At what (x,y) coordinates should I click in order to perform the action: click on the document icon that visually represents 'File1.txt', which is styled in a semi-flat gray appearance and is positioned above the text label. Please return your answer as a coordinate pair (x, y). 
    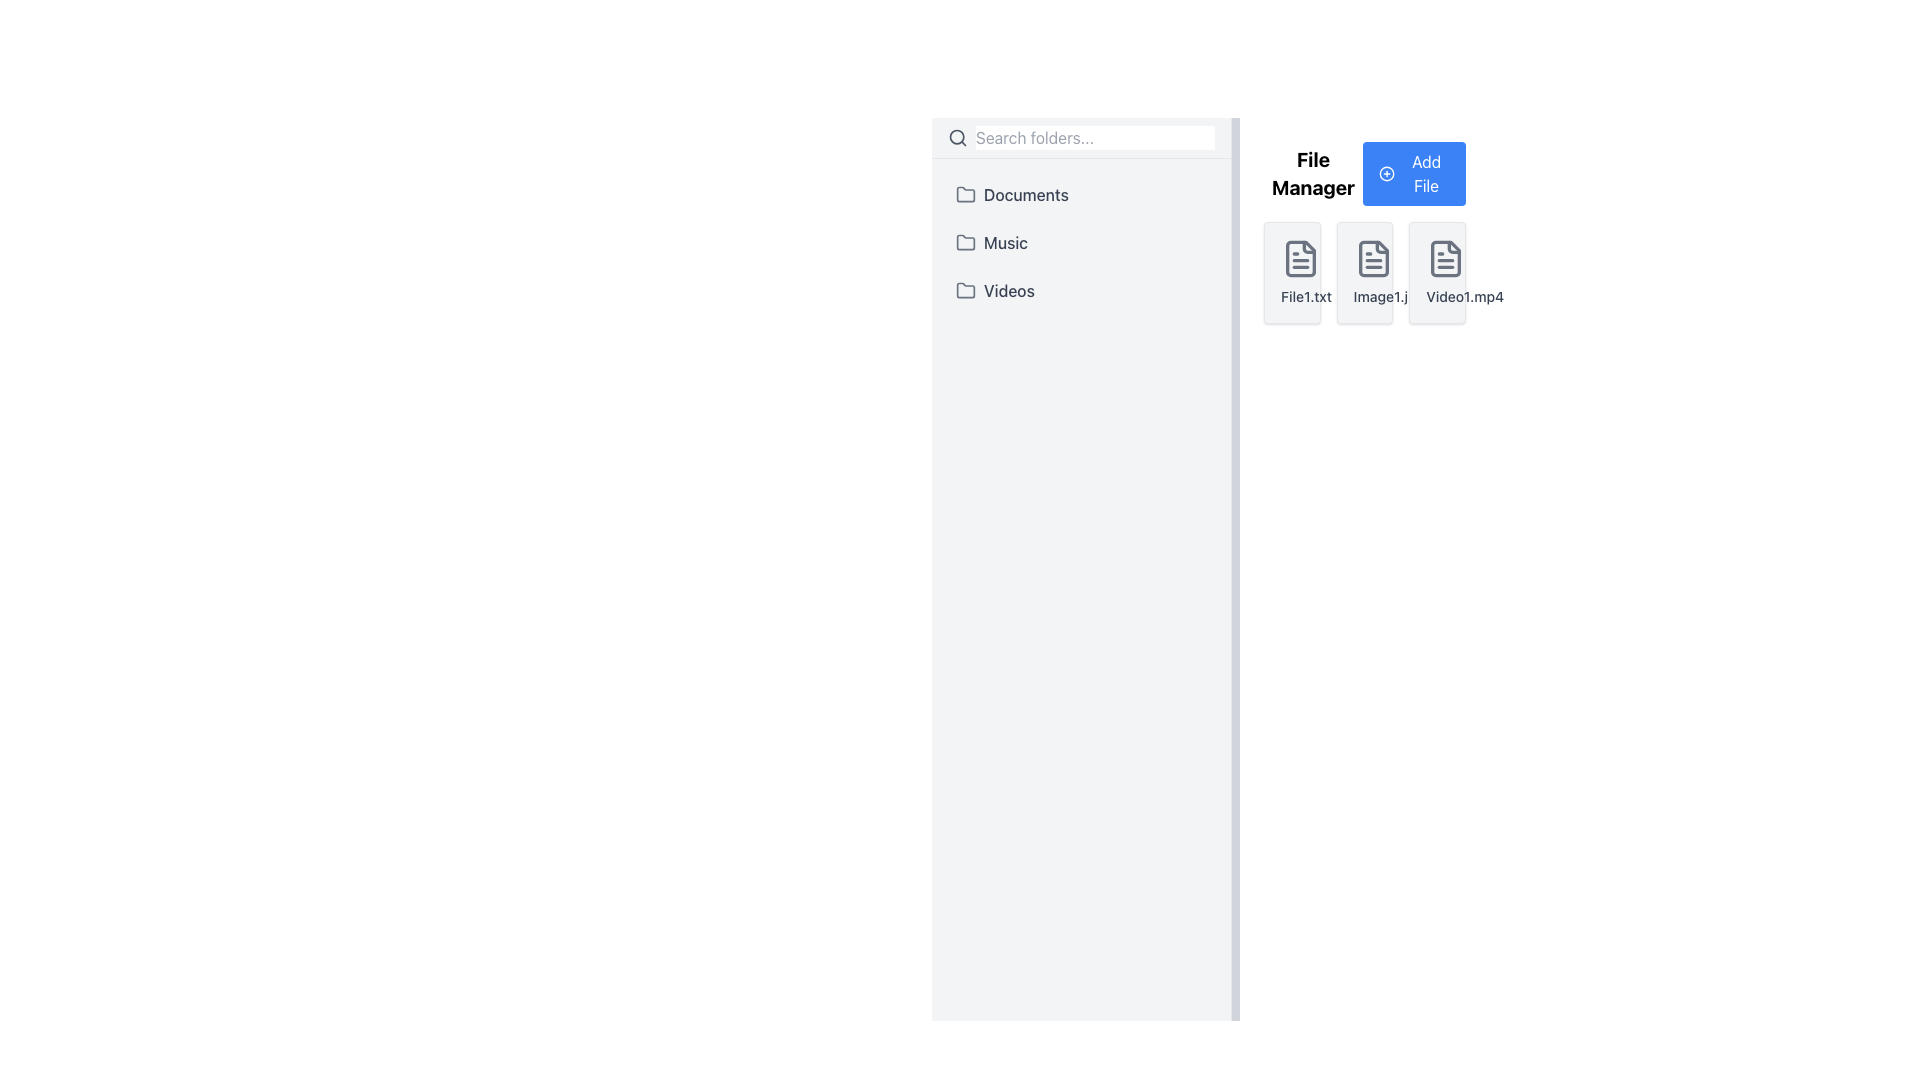
    Looking at the image, I should click on (1300, 257).